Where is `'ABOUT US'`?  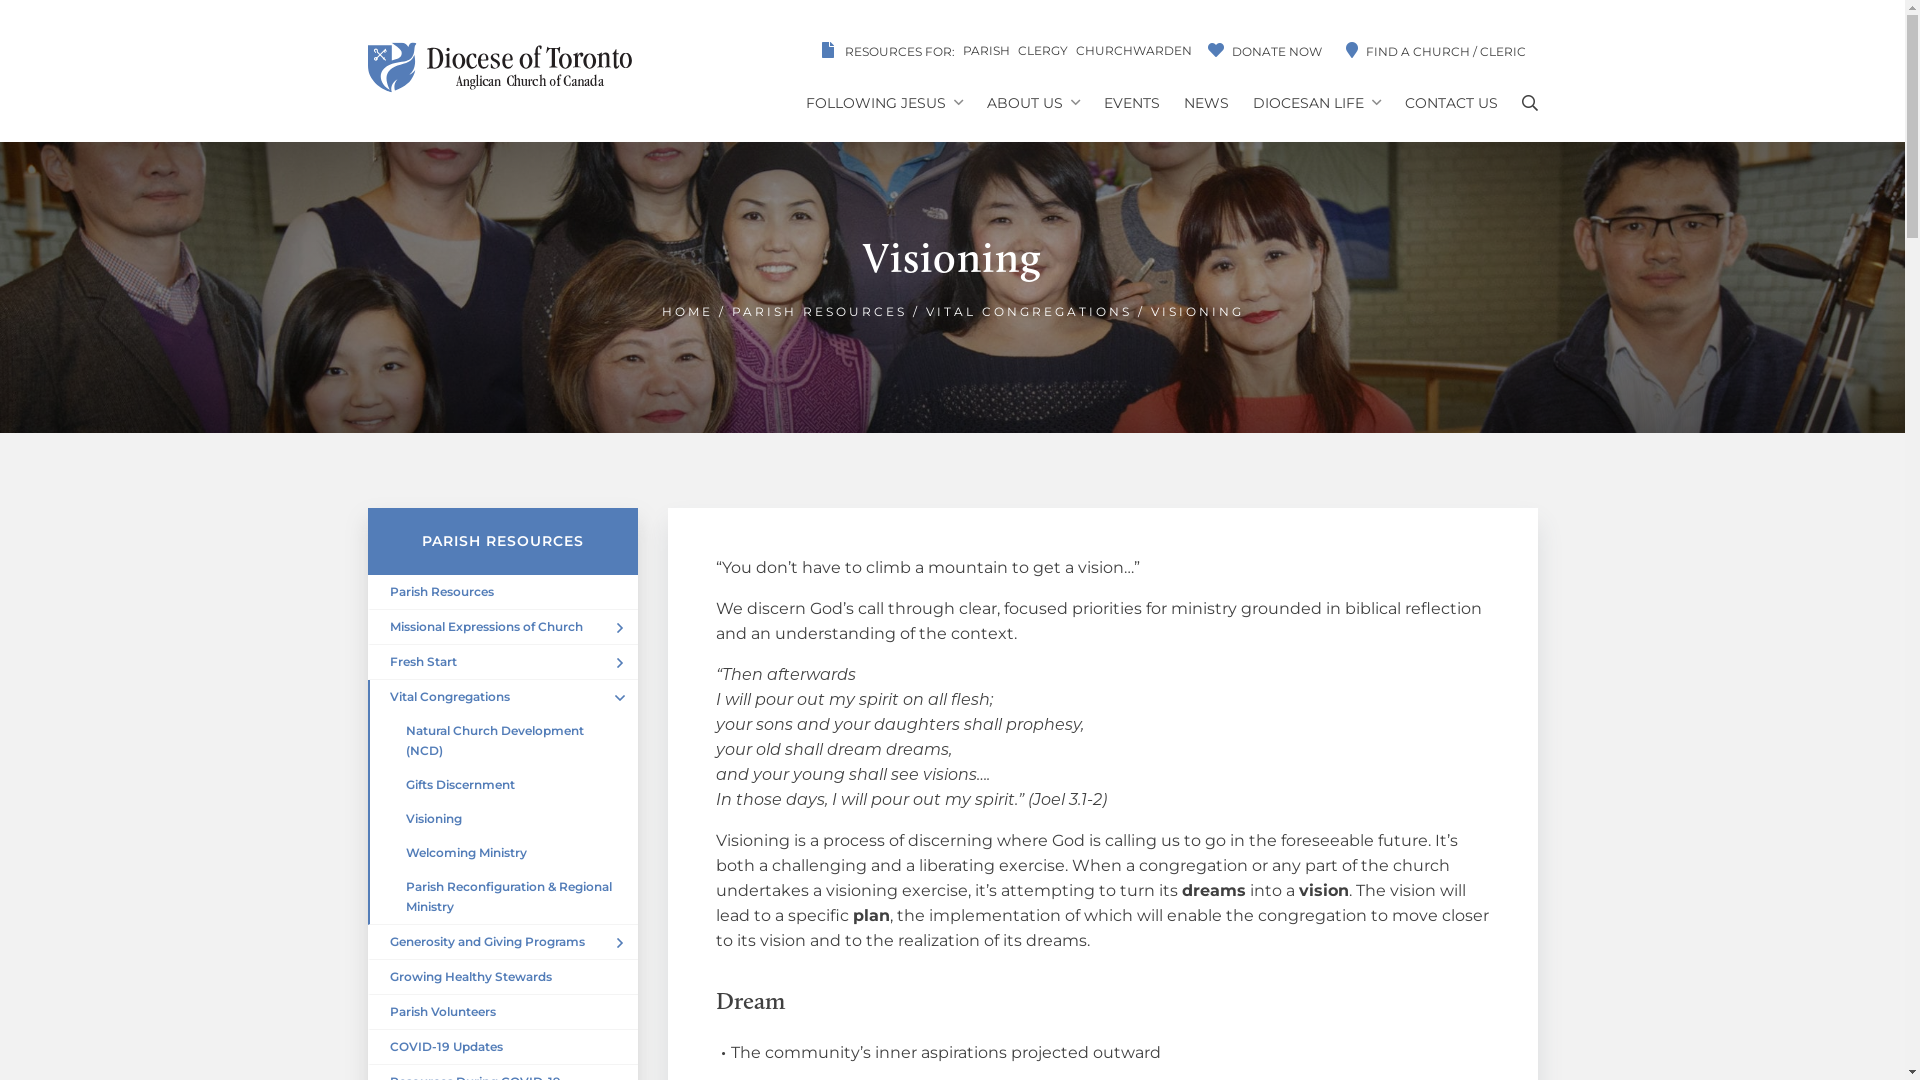
'ABOUT US' is located at coordinates (1032, 103).